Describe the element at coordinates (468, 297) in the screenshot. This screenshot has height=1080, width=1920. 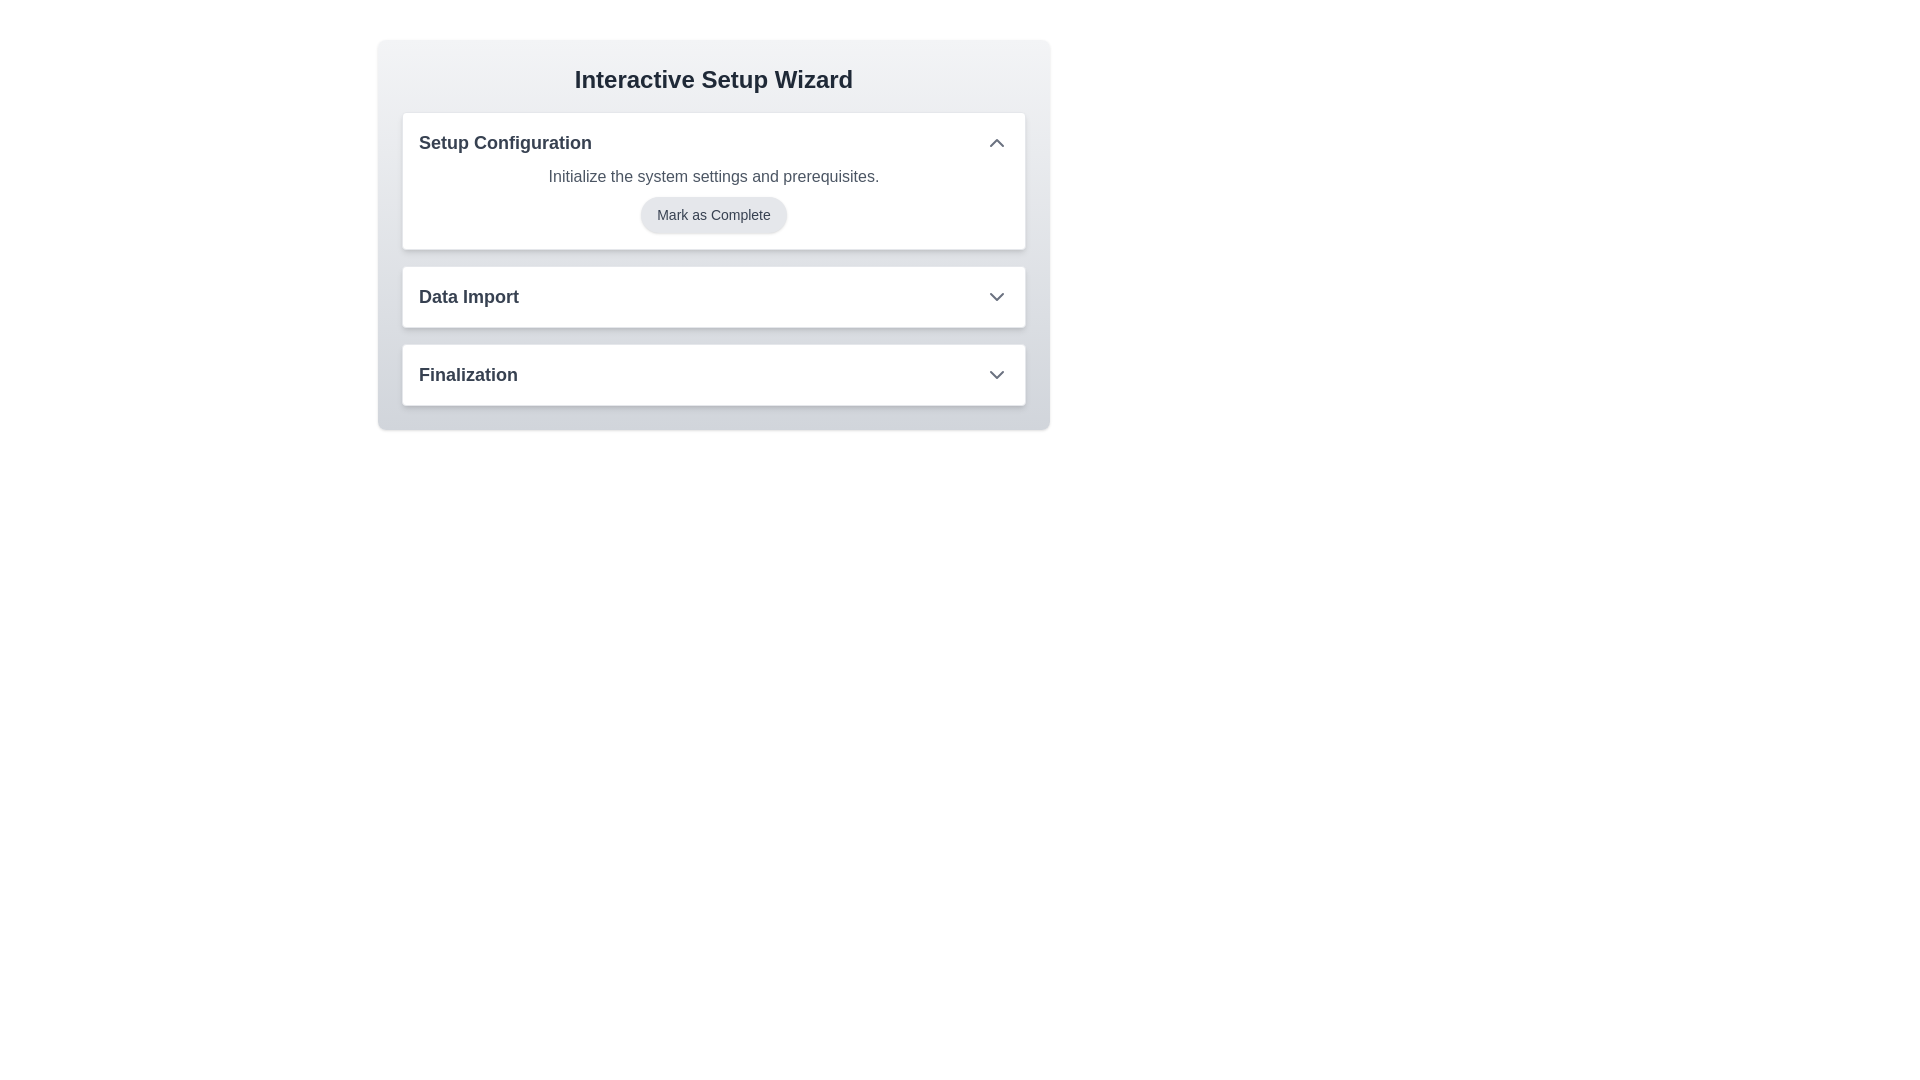
I see `text label indicating the 'Data Import' configuration step within the Interactive Setup Wizard` at that location.